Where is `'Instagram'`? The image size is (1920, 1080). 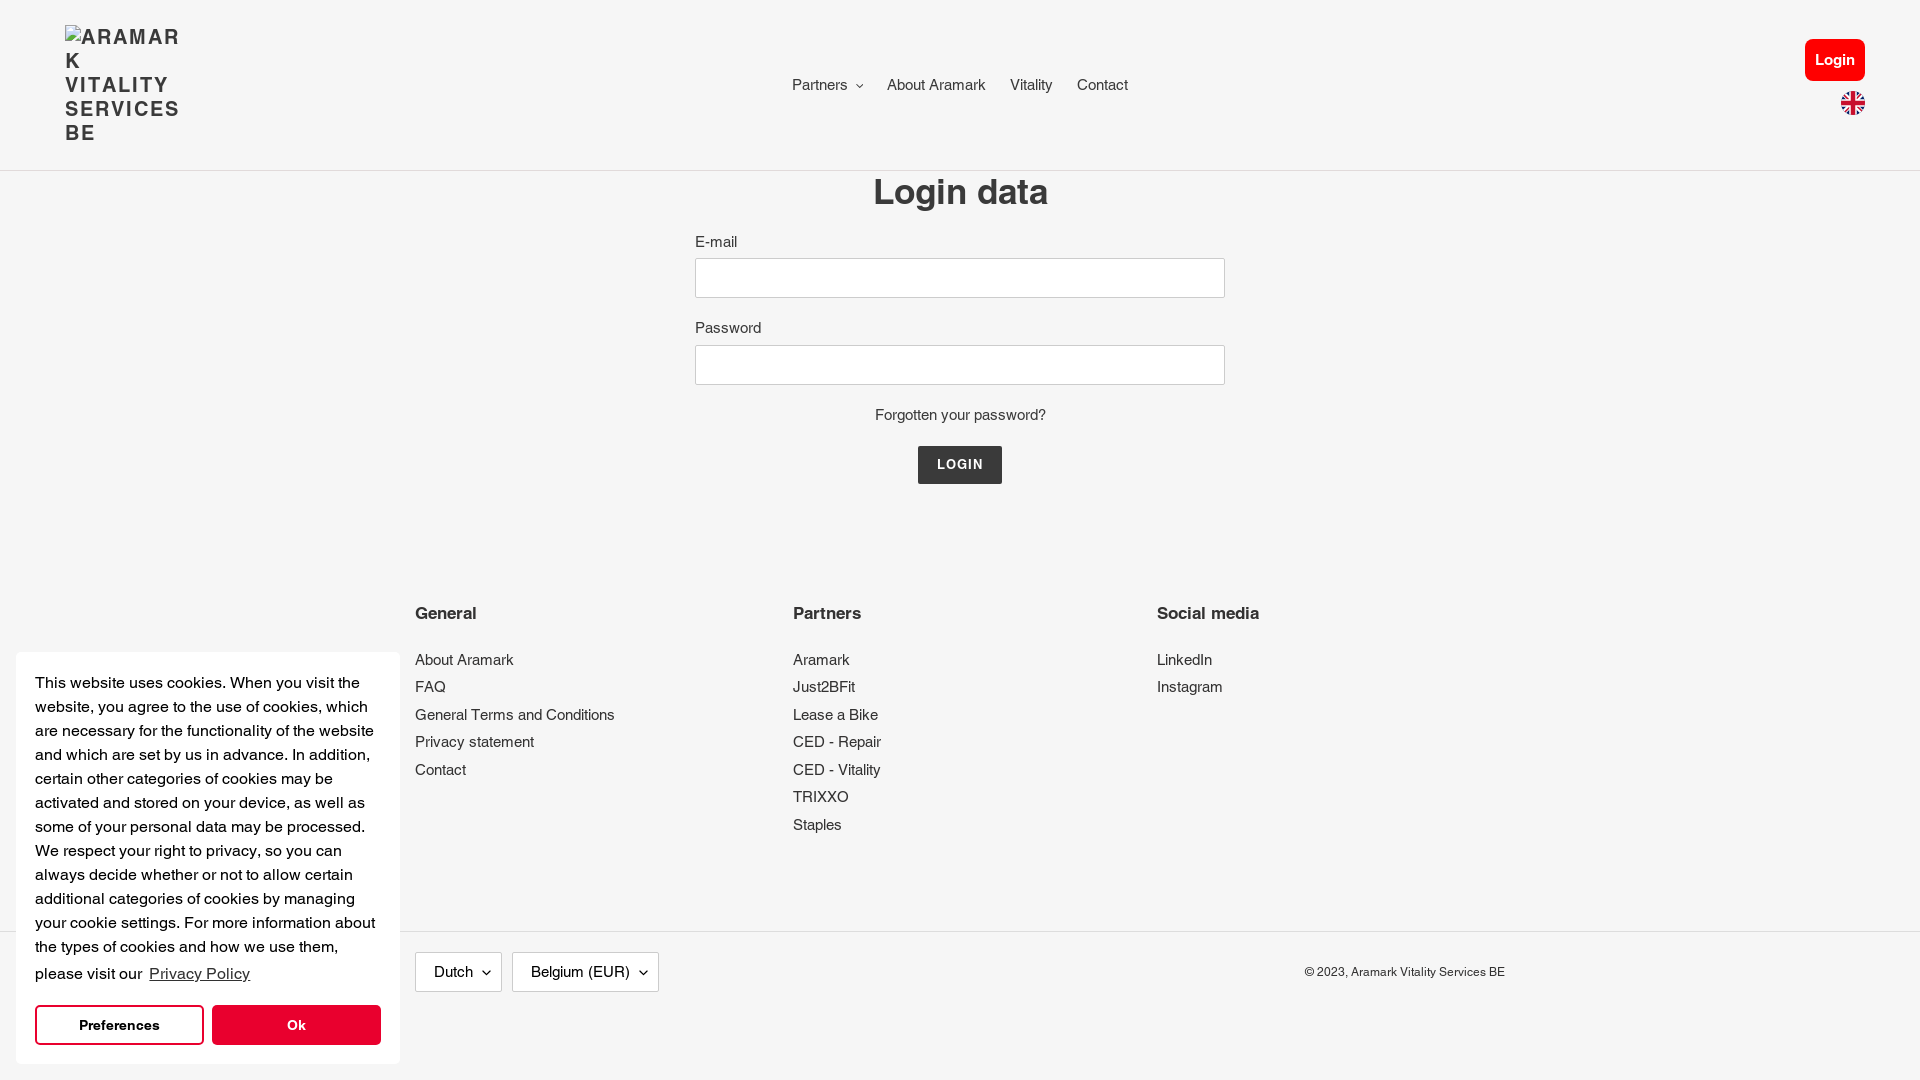
'Instagram' is located at coordinates (1156, 685).